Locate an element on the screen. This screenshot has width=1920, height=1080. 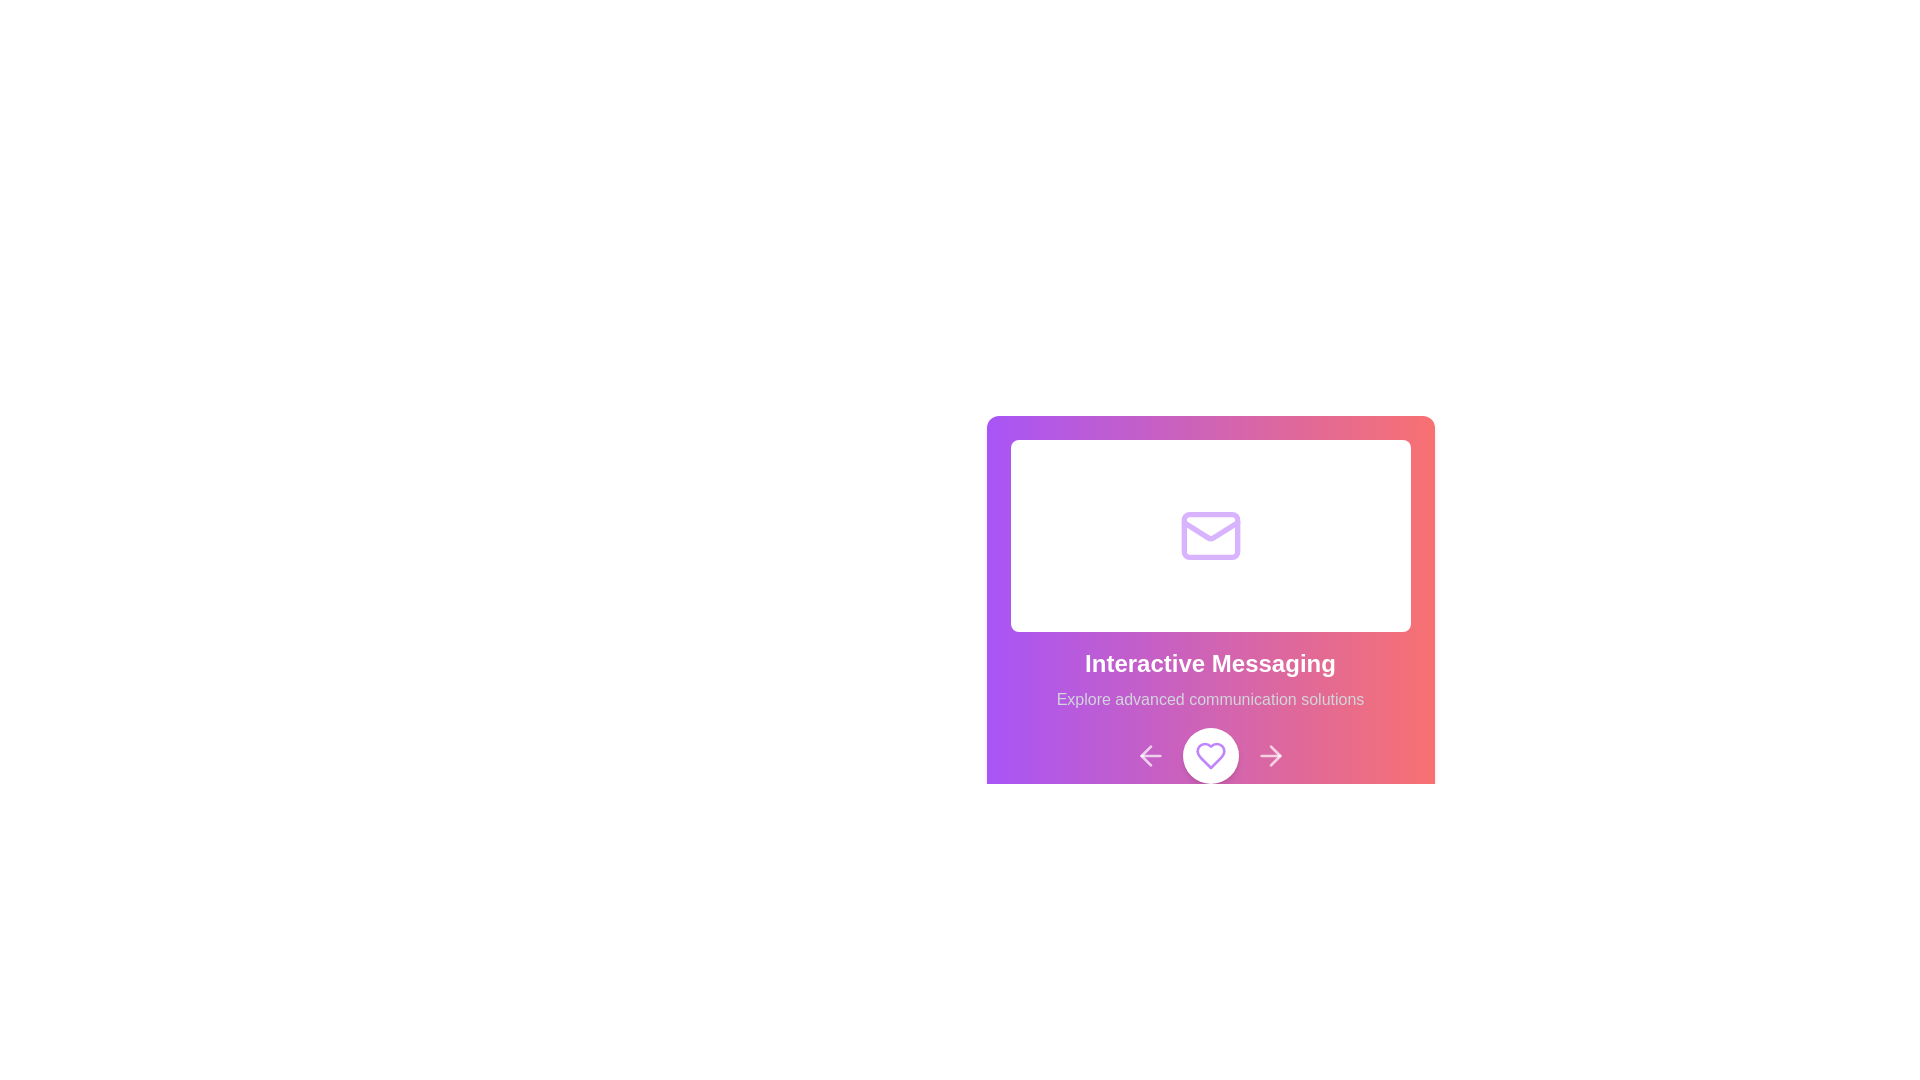
the messaging icon located at the center of the 'Interactive Messaging' card positioned at the bottom center of the interface is located at coordinates (1209, 535).